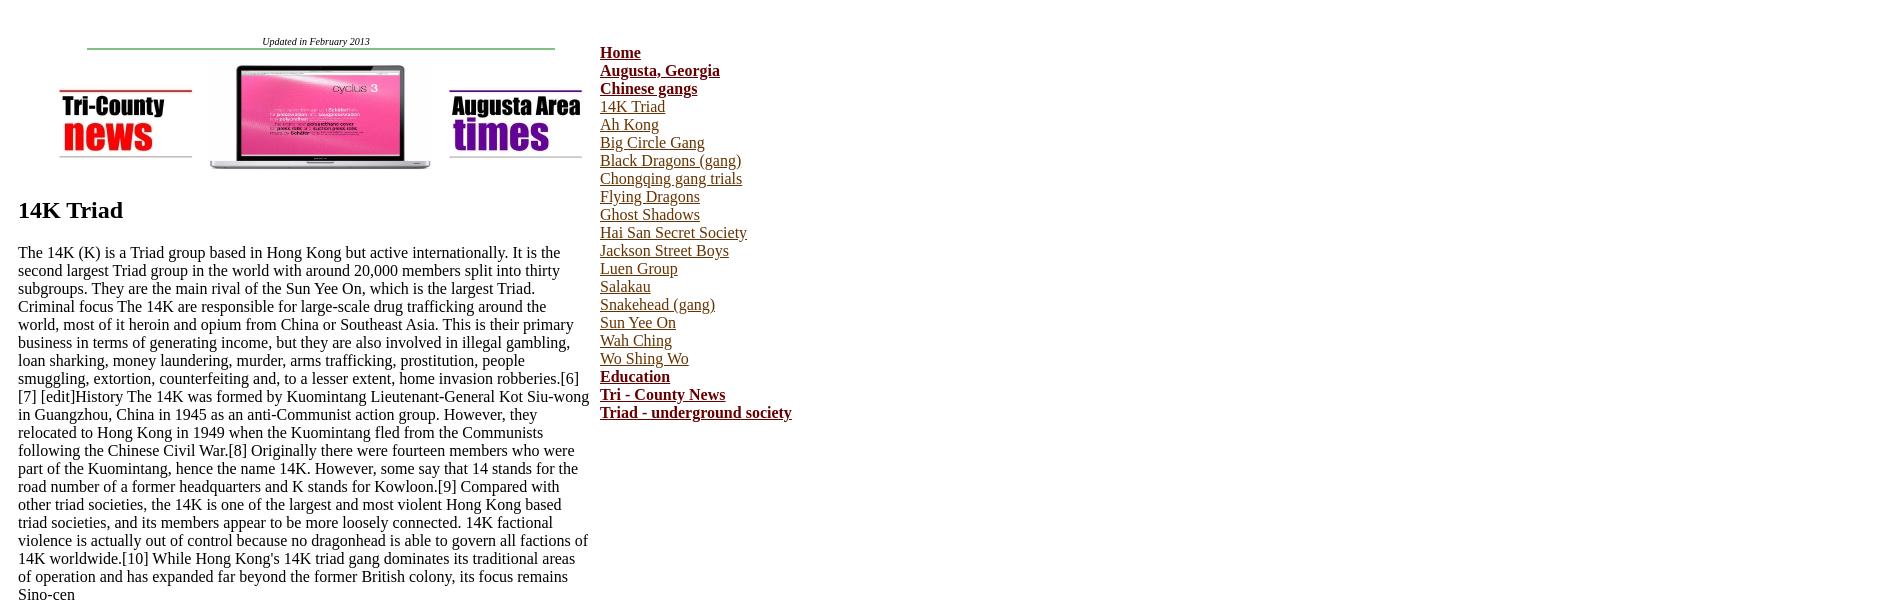  What do you see at coordinates (634, 376) in the screenshot?
I see `'Education'` at bounding box center [634, 376].